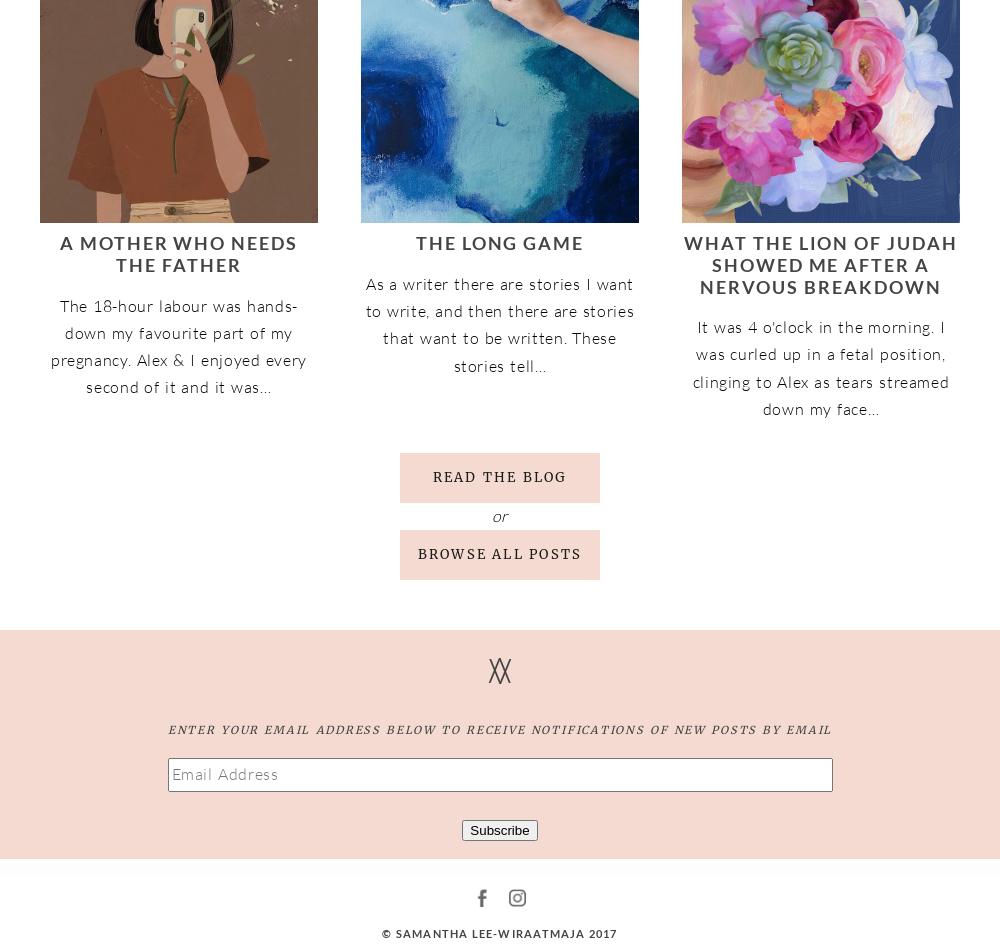 Image resolution: width=1000 pixels, height=946 pixels. I want to click on 'What The Lion of Judah Showed Me After A Nervous Breakdown', so click(819, 263).